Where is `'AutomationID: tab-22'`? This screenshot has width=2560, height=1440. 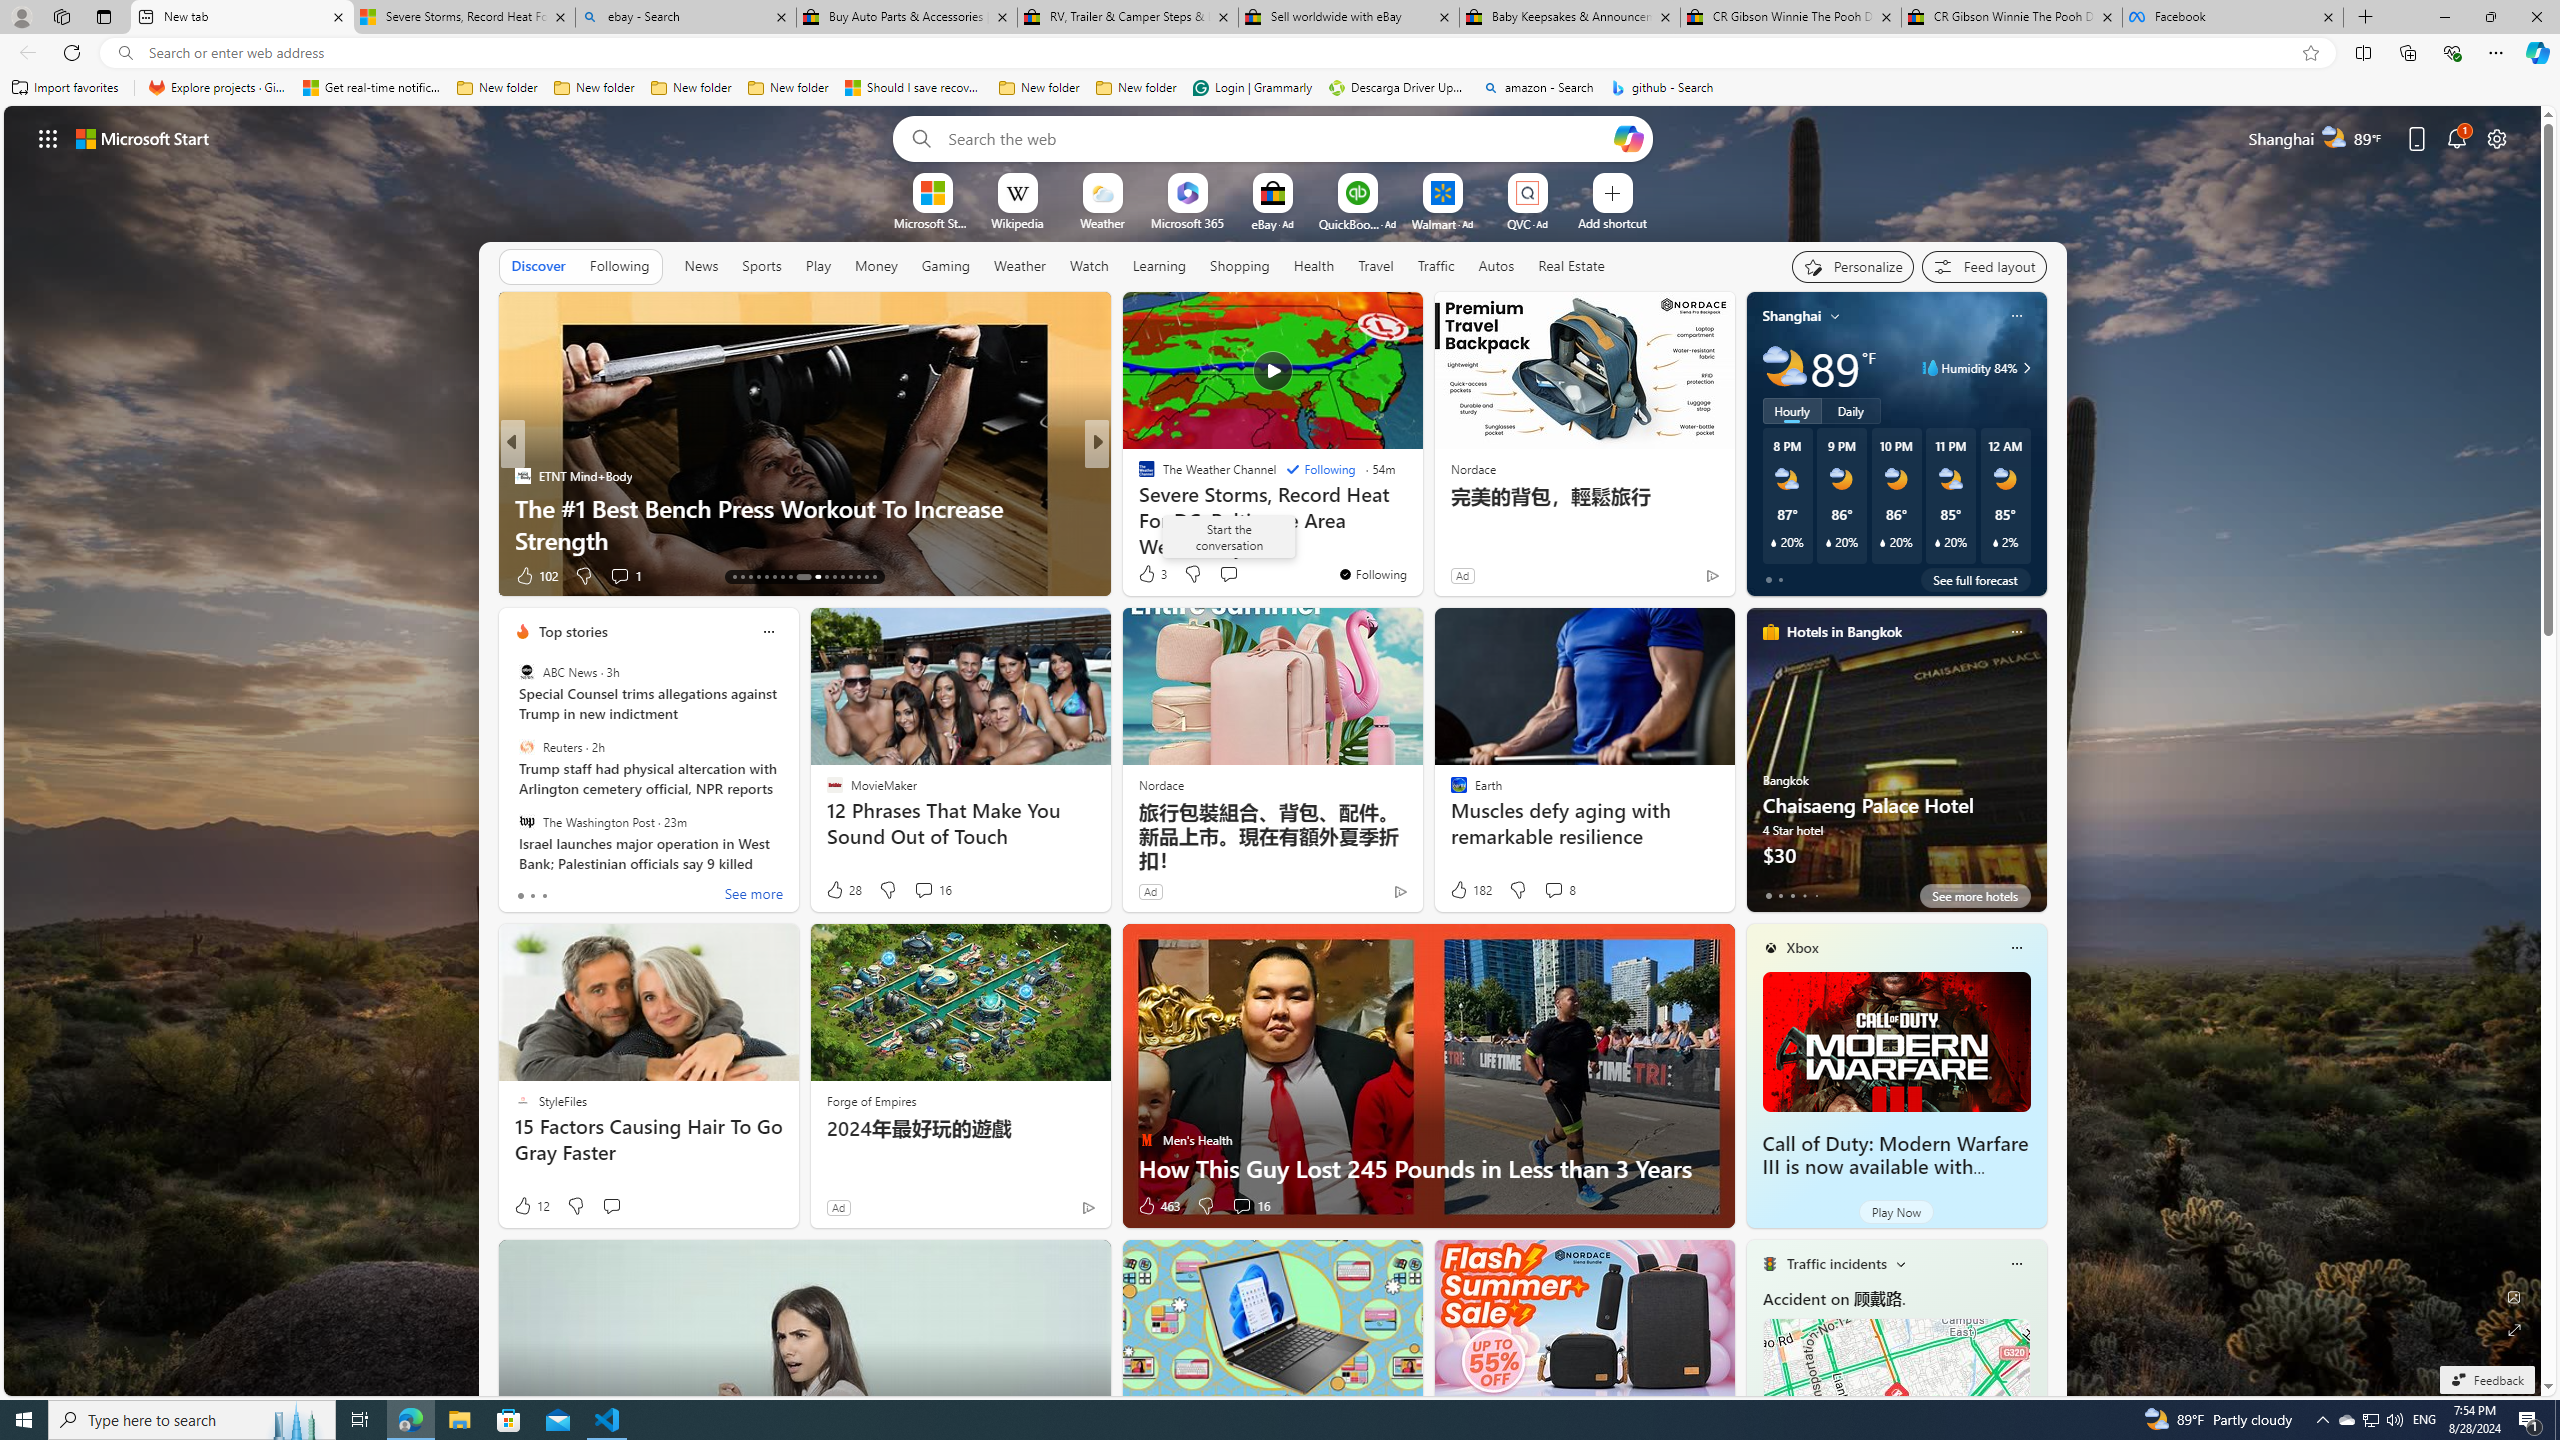 'AutomationID: tab-22' is located at coordinates (811, 577).